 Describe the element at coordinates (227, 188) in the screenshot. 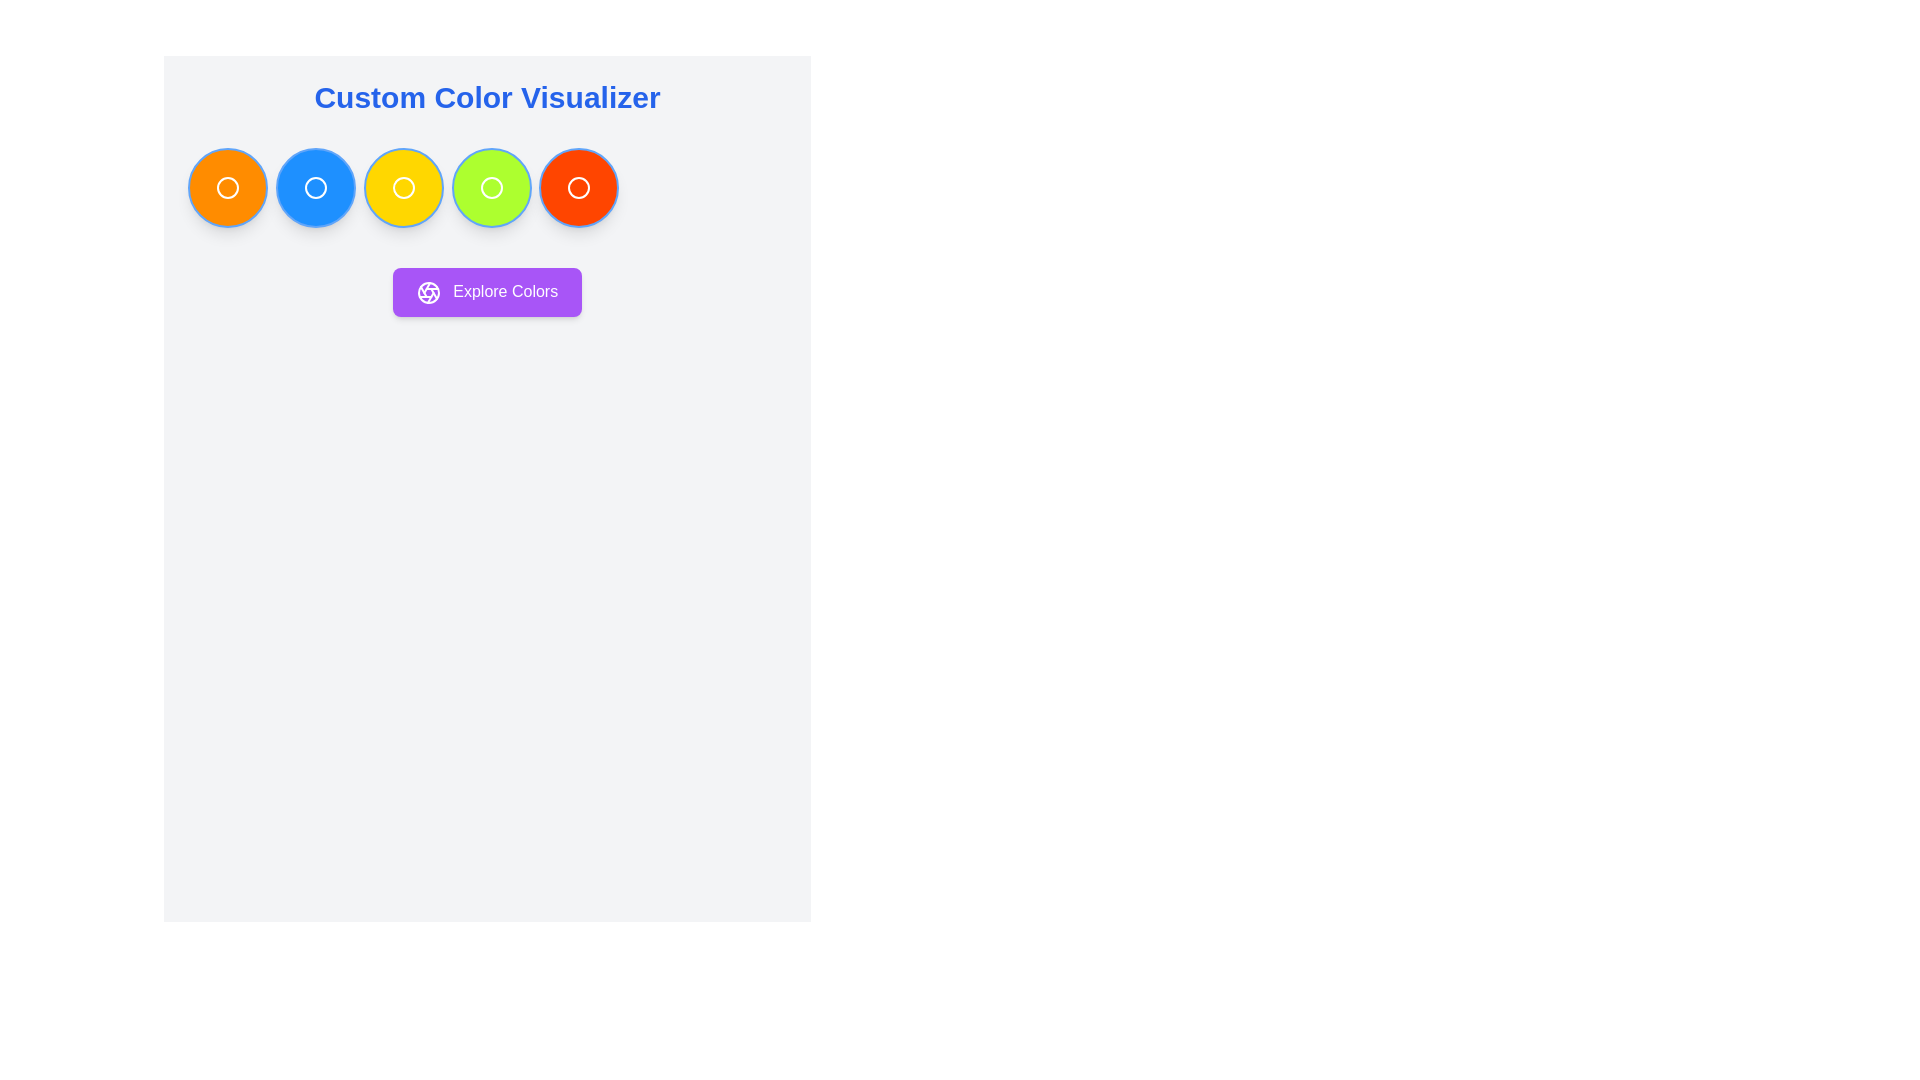

I see `the first circular button below the 'Custom Color Visualizer' heading` at that location.